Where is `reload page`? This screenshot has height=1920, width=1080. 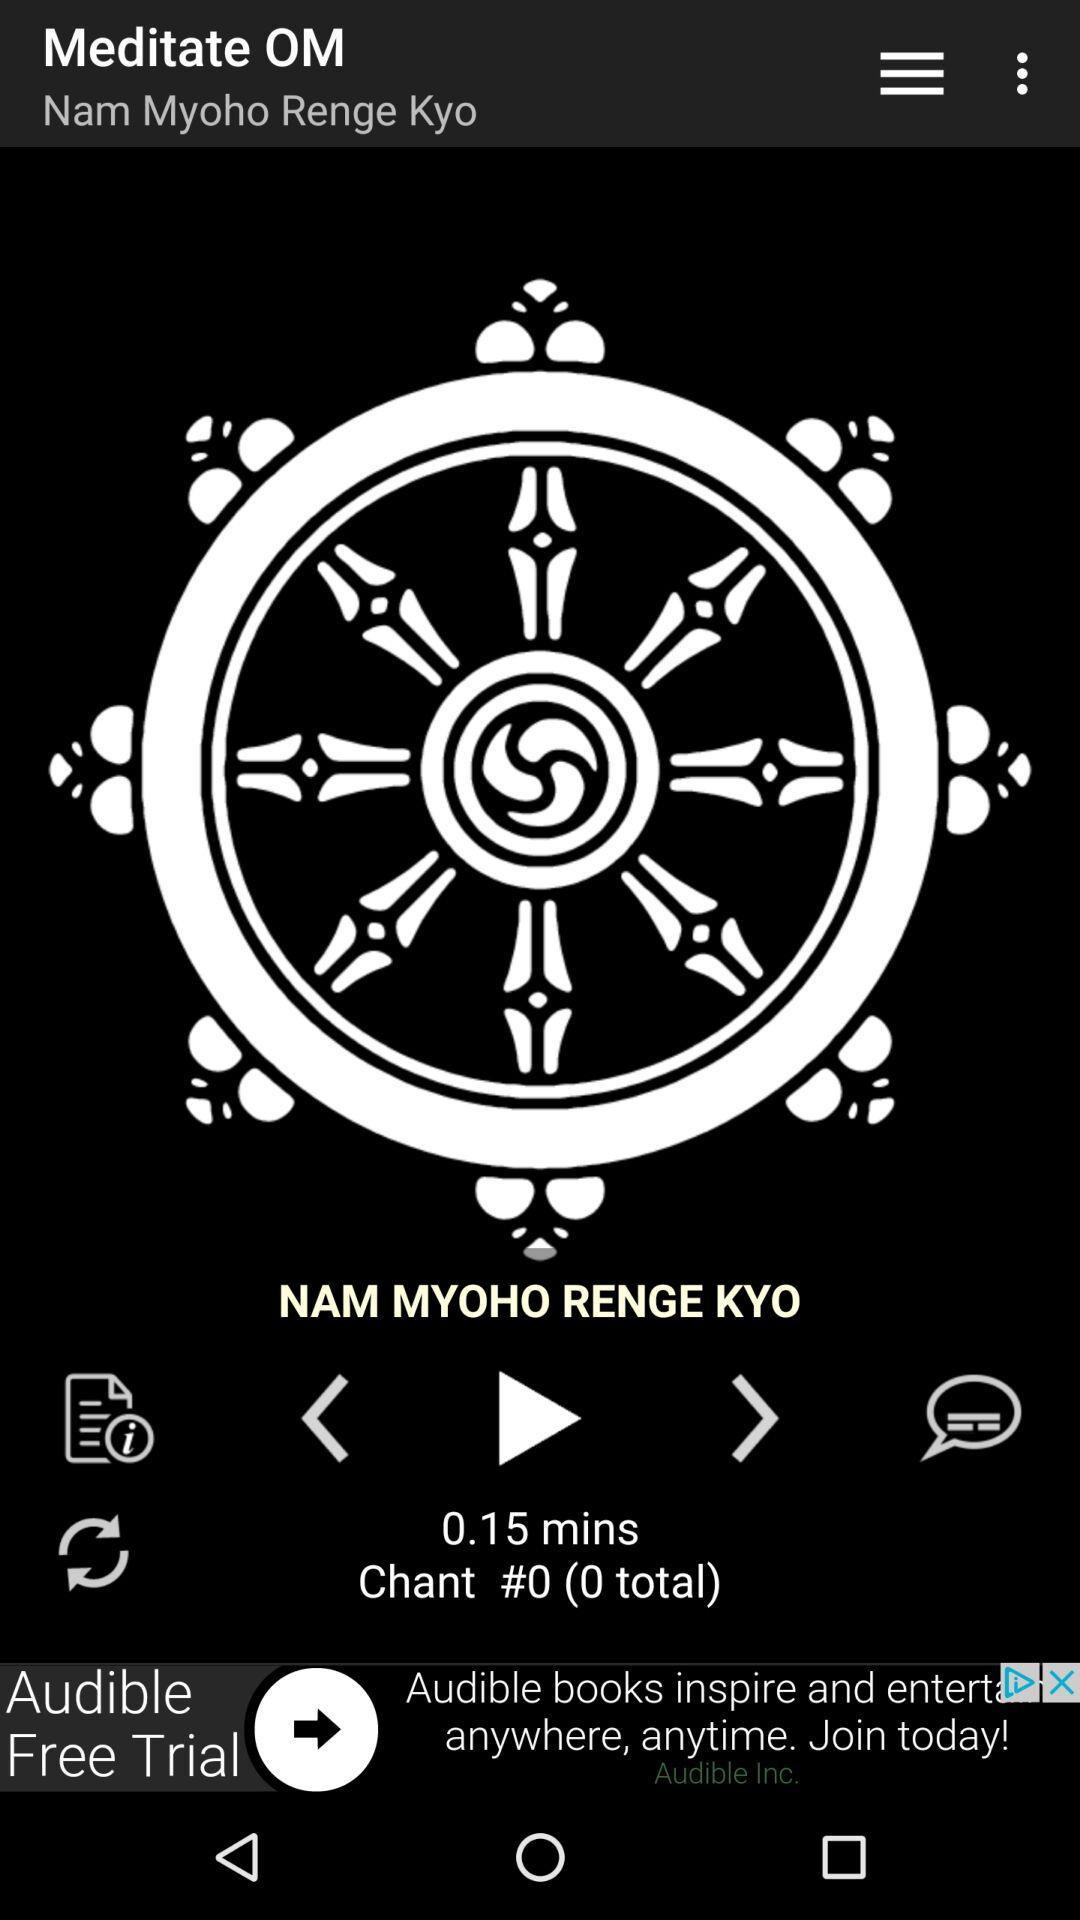
reload page is located at coordinates (92, 1551).